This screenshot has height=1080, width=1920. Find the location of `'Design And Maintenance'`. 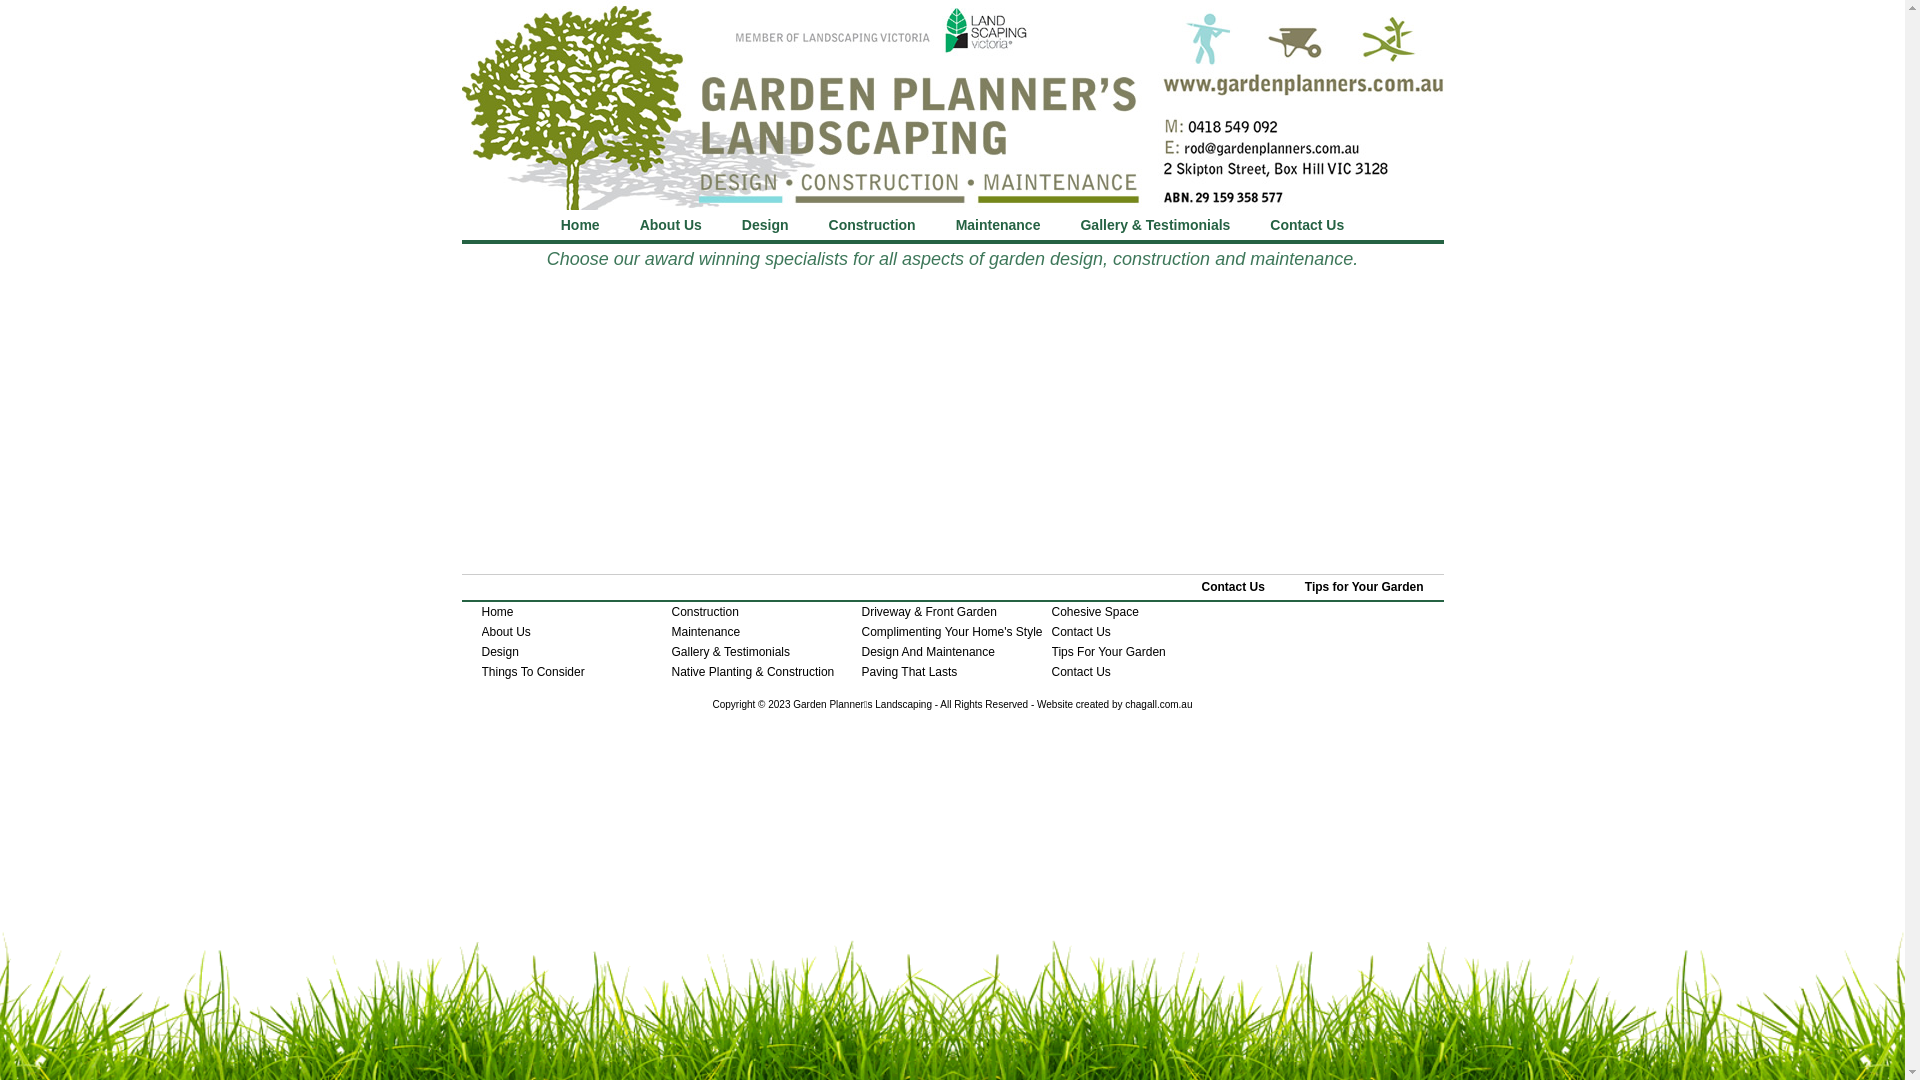

'Design And Maintenance' is located at coordinates (927, 651).